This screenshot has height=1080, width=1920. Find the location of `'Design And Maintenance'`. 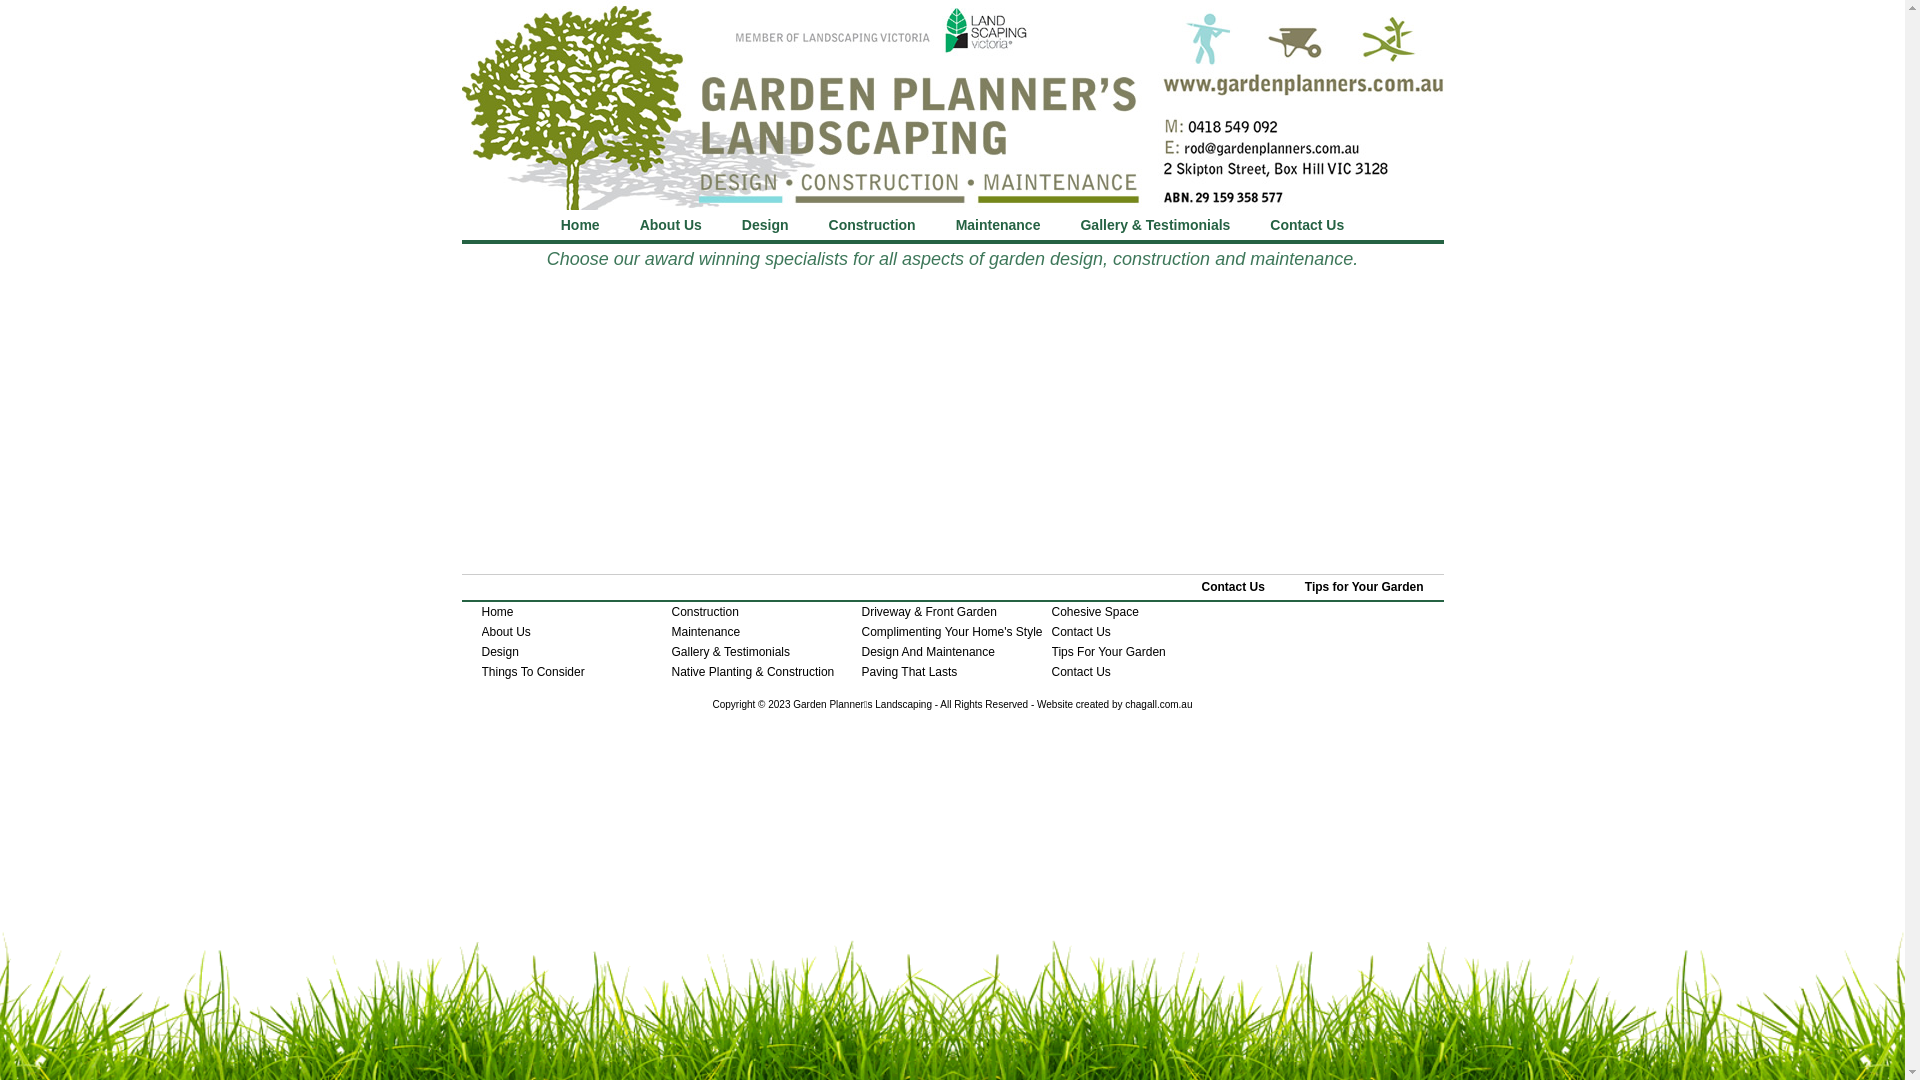

'Design And Maintenance' is located at coordinates (927, 651).